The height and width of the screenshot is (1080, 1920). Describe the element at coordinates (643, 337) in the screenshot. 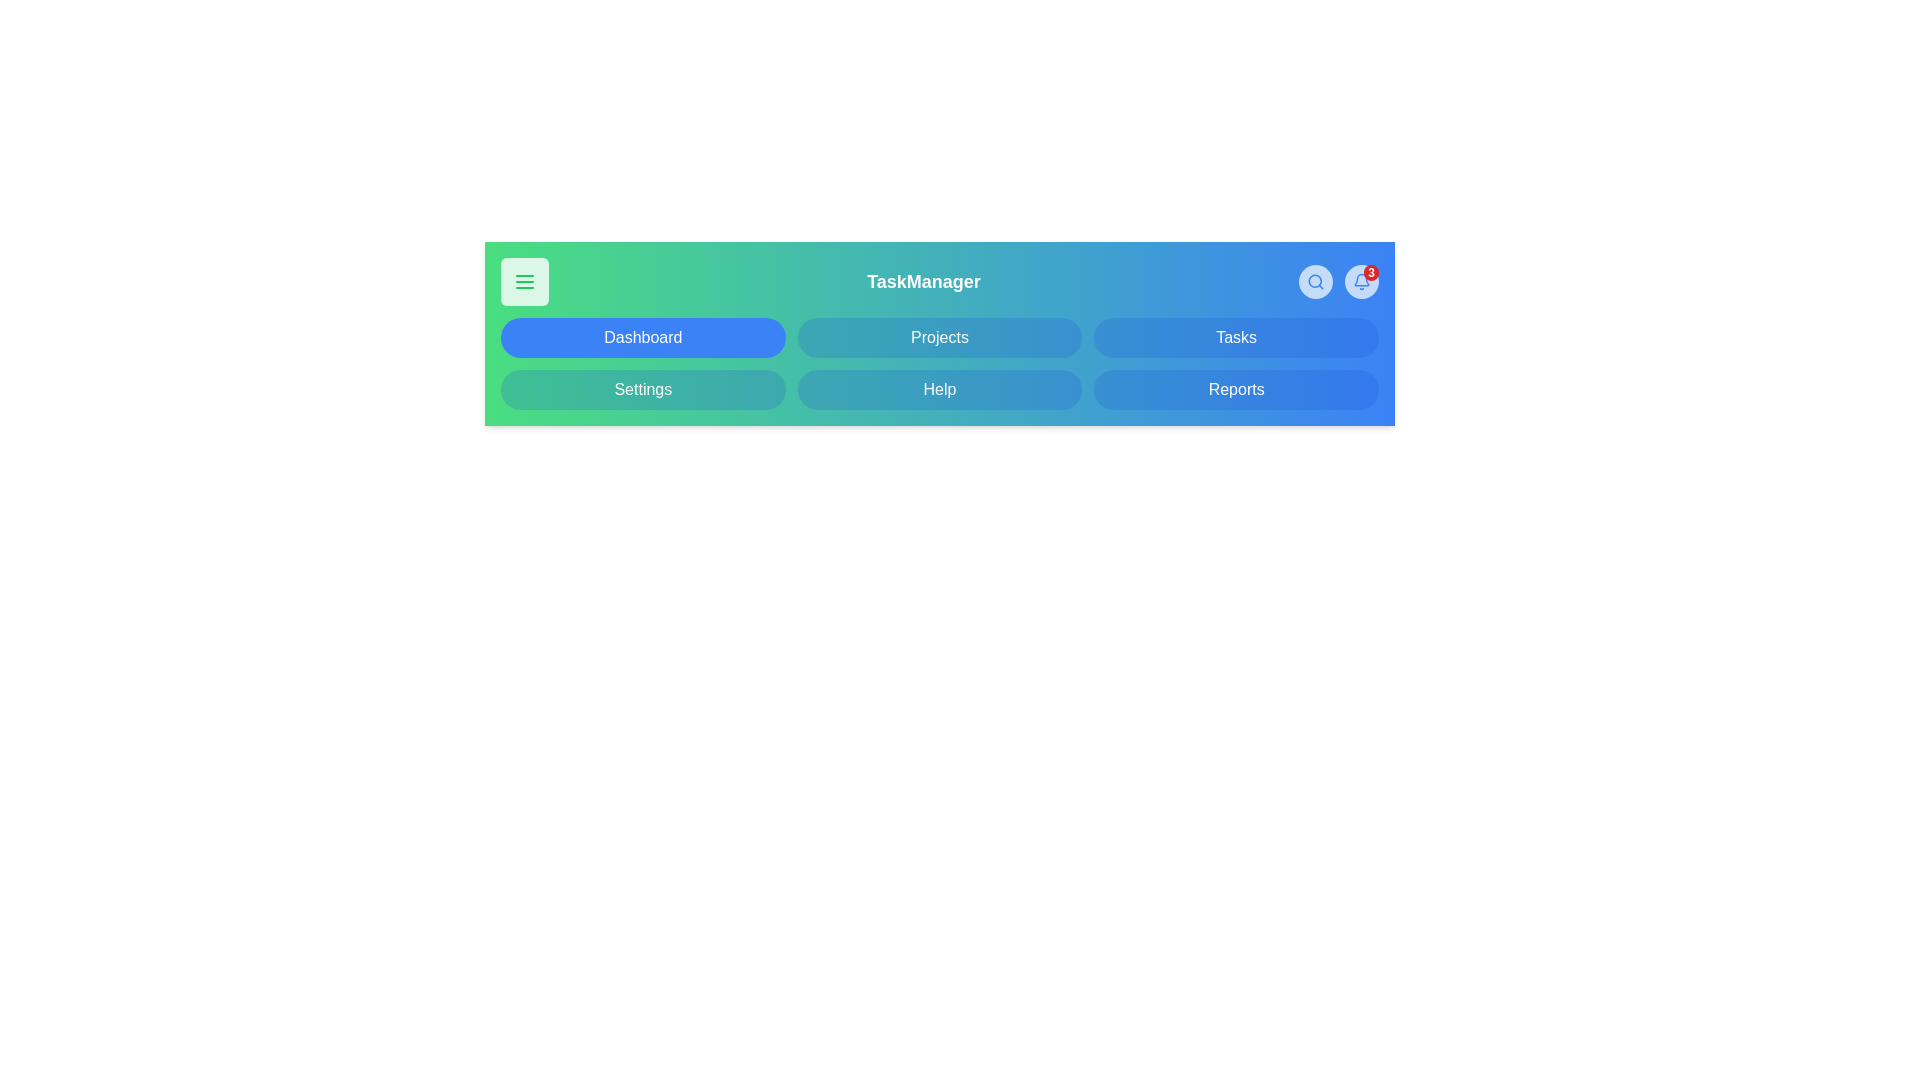

I see `the Dashboard tab to navigate to it` at that location.